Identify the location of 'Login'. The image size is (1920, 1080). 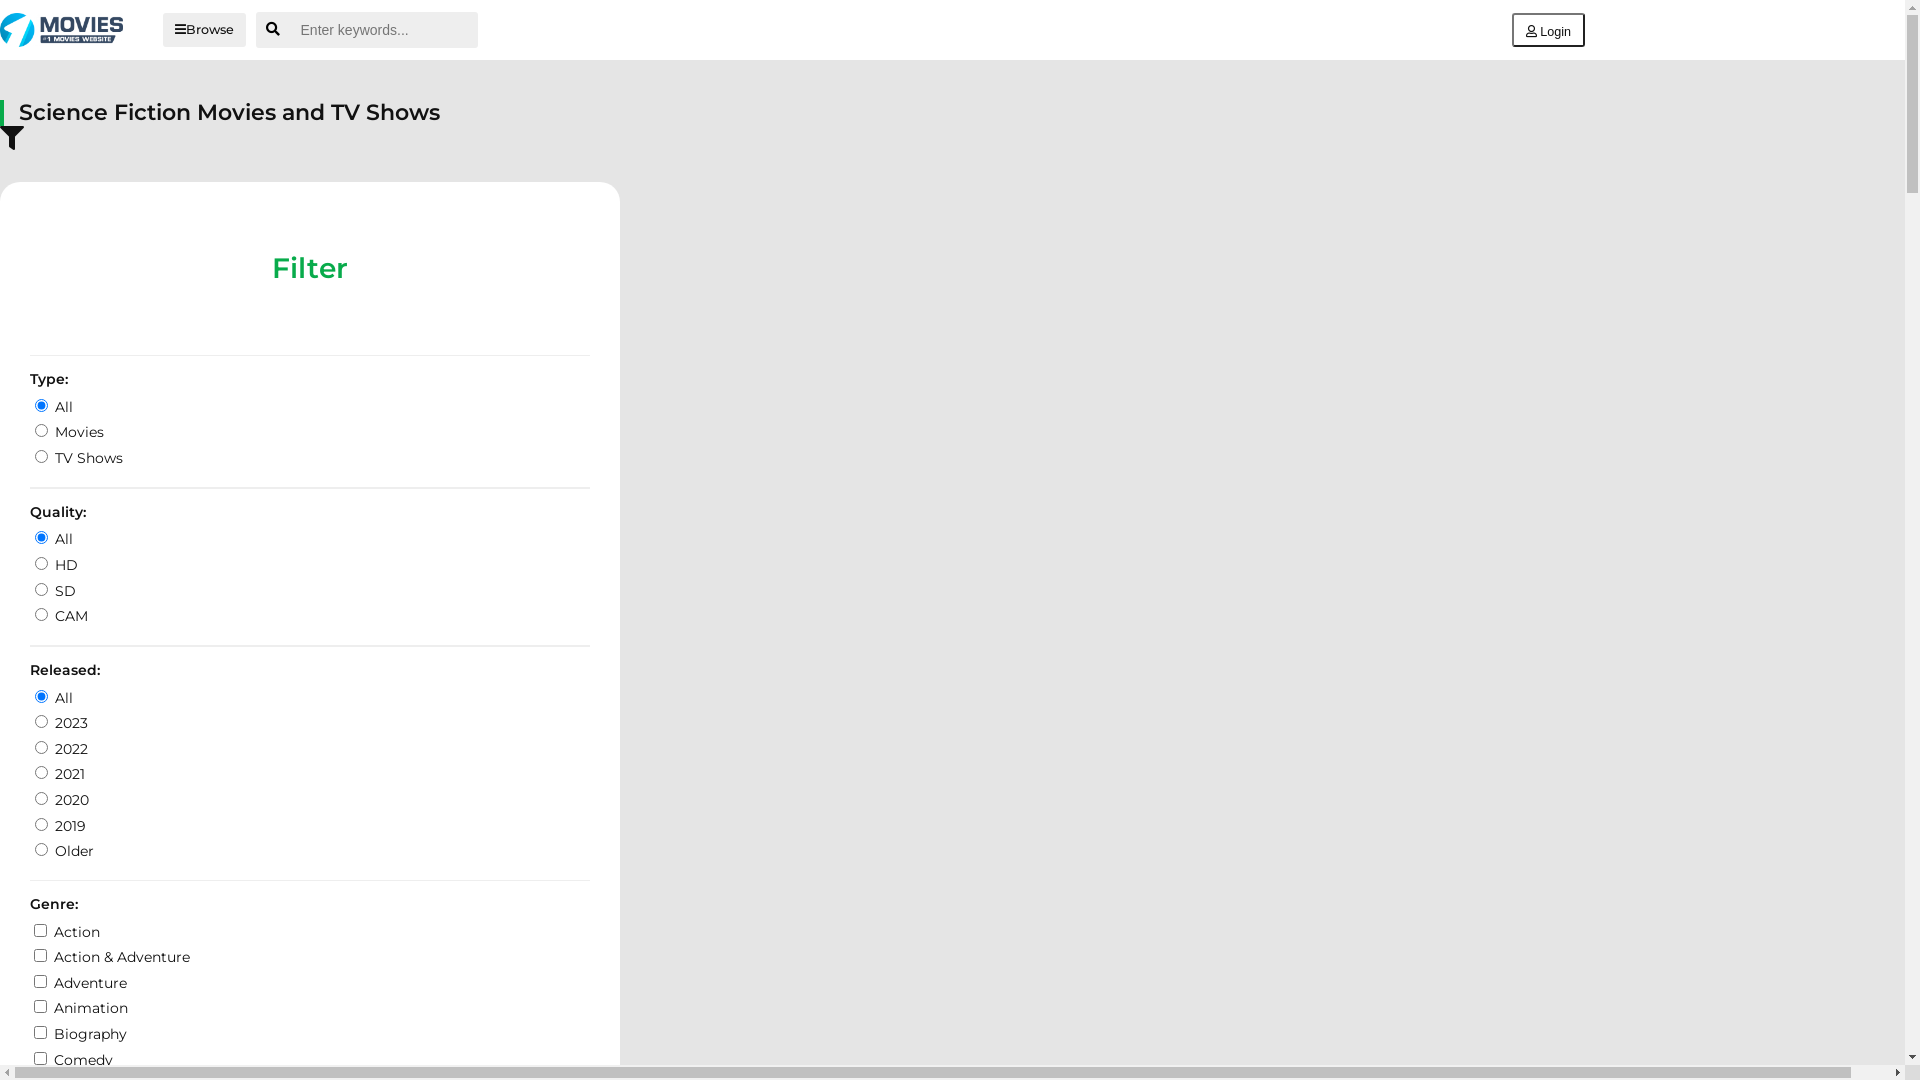
(1547, 30).